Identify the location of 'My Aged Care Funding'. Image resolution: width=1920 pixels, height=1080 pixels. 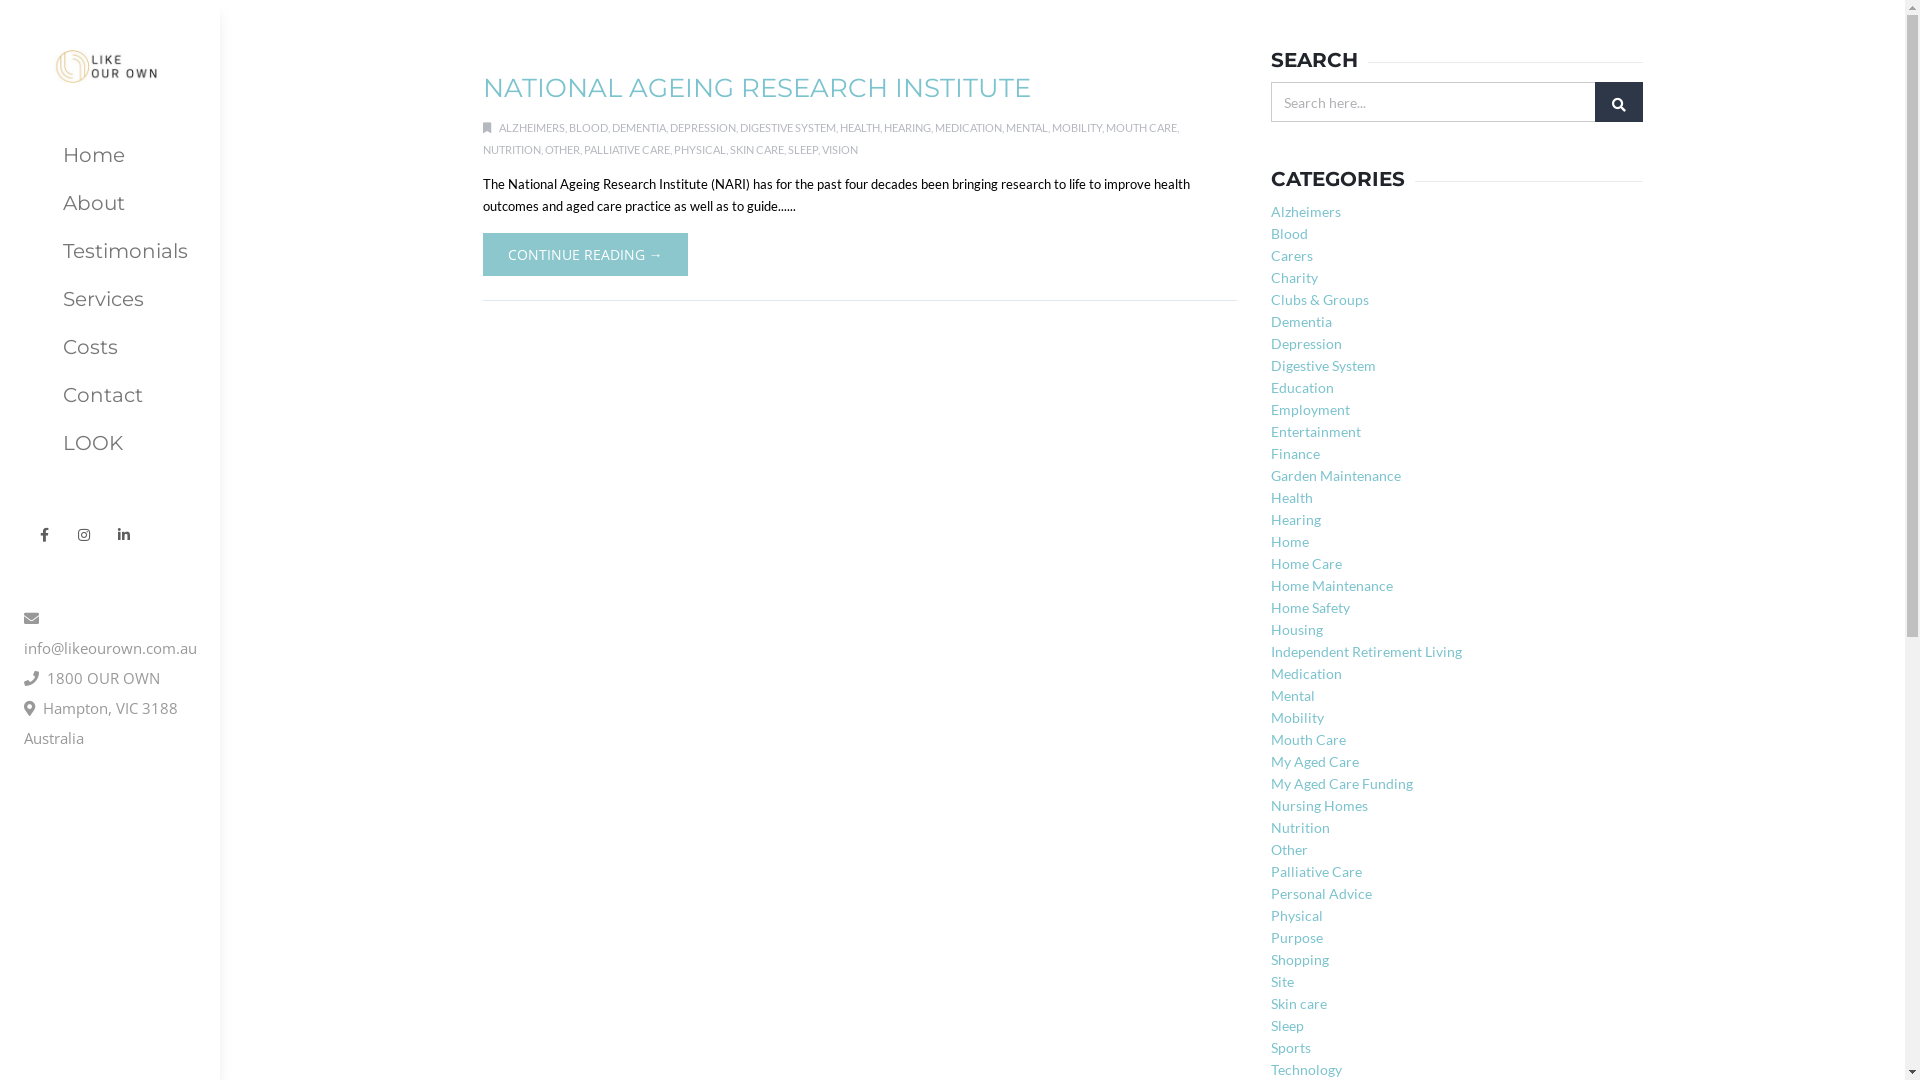
(1342, 782).